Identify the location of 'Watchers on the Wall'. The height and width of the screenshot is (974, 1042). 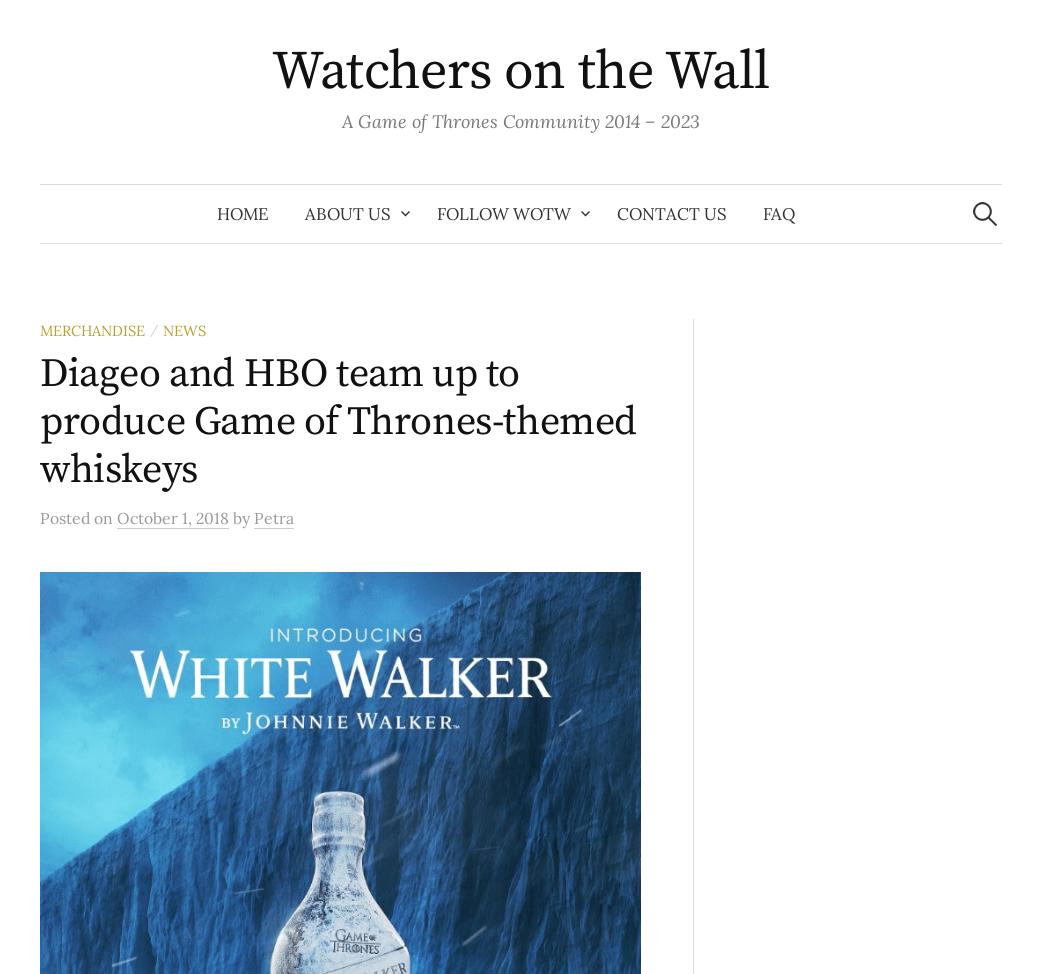
(520, 71).